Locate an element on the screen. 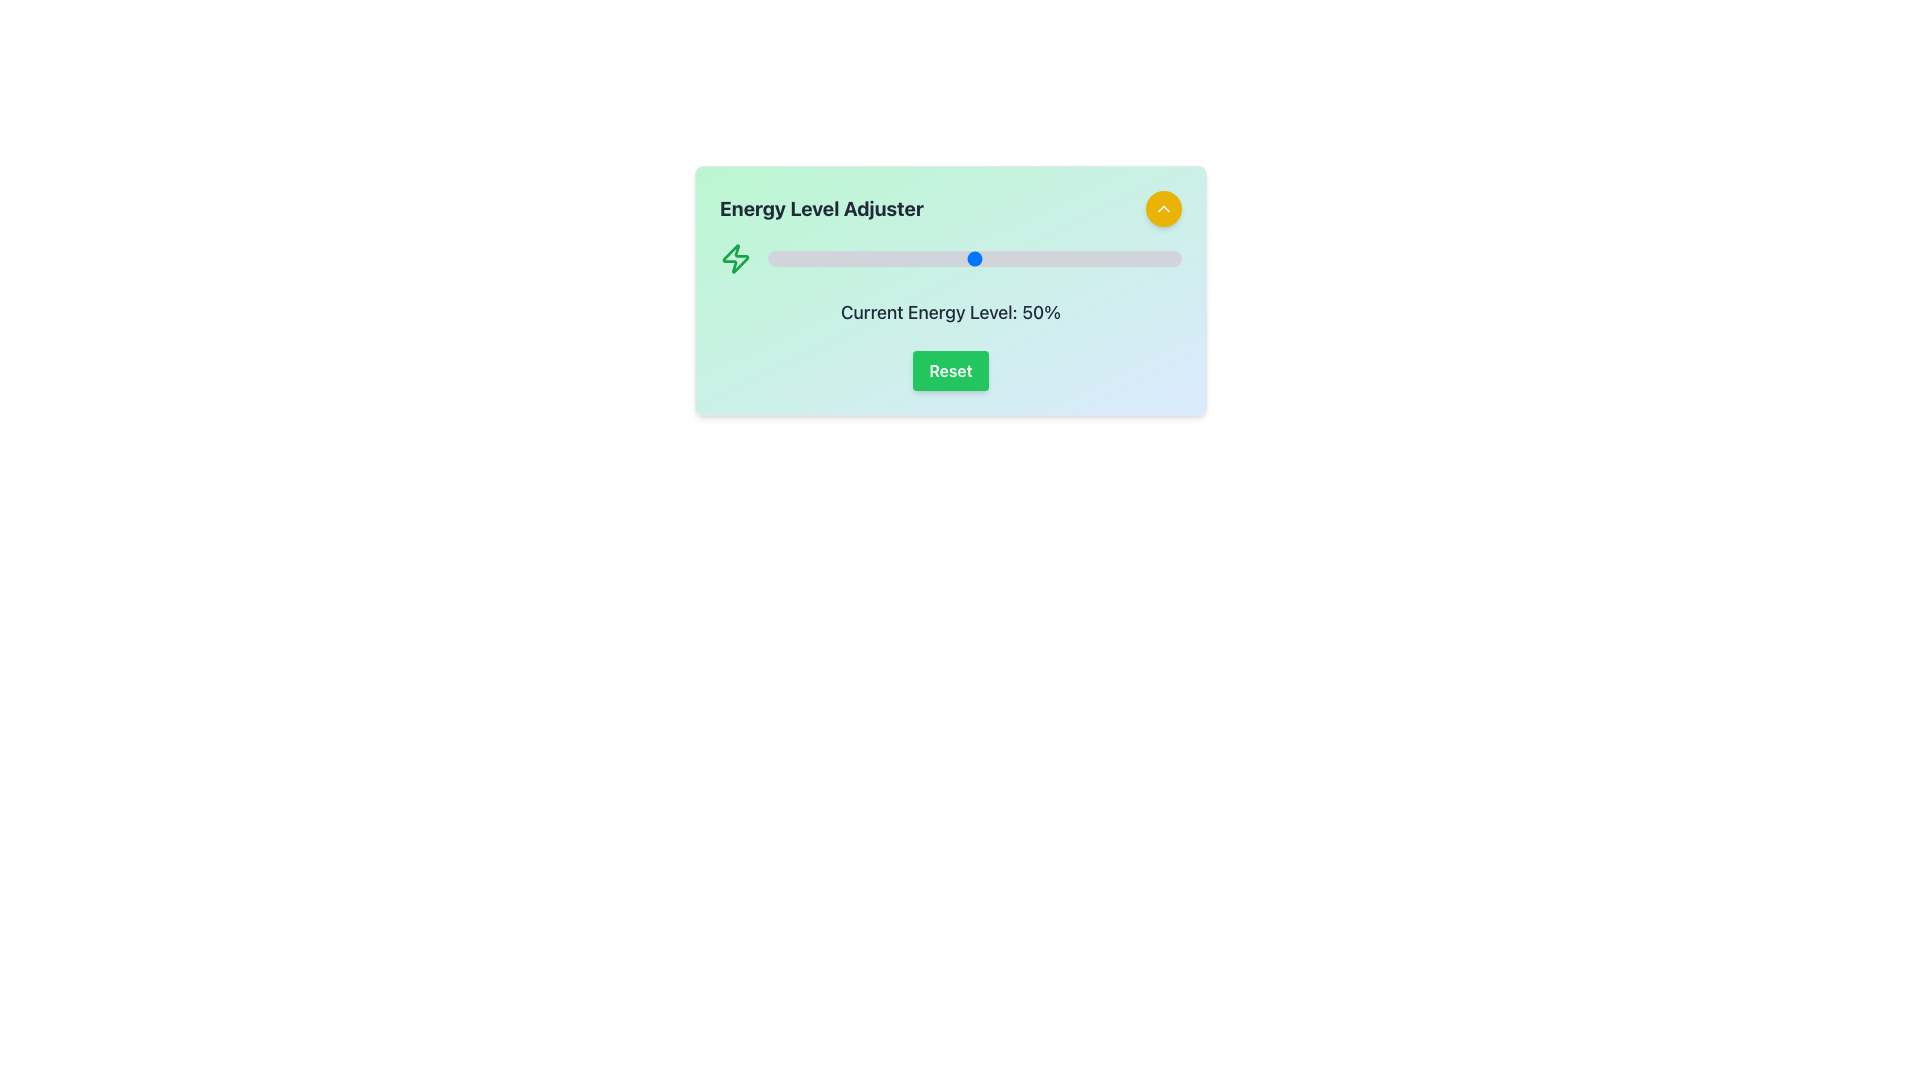 The width and height of the screenshot is (1920, 1080). the reset button located at the bottom center of the 'Energy Level Adjuster' card, which is directly below the 'Current Energy Level: 50%' text is located at coordinates (949, 370).